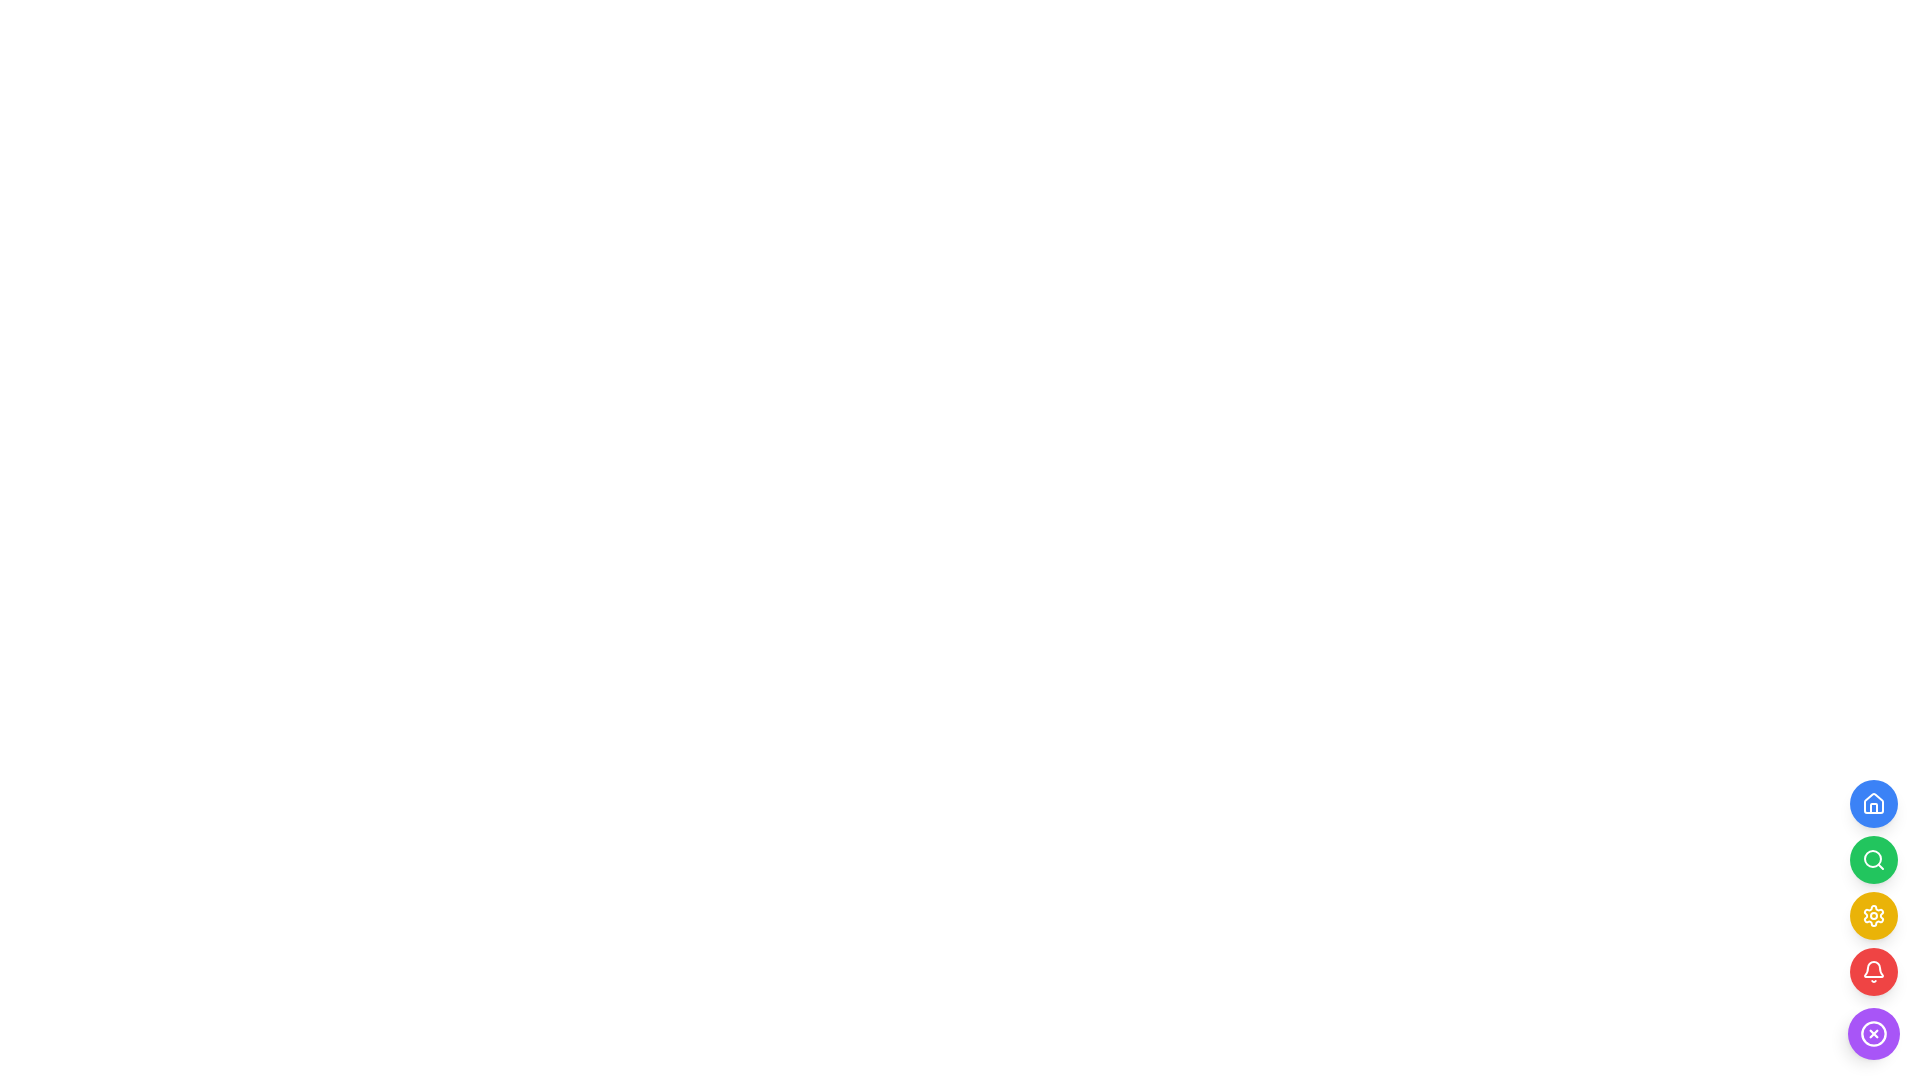  Describe the element at coordinates (1872, 859) in the screenshot. I see `the second button from the top in the vertically stacked group of circular buttons on the right side of the interface` at that location.